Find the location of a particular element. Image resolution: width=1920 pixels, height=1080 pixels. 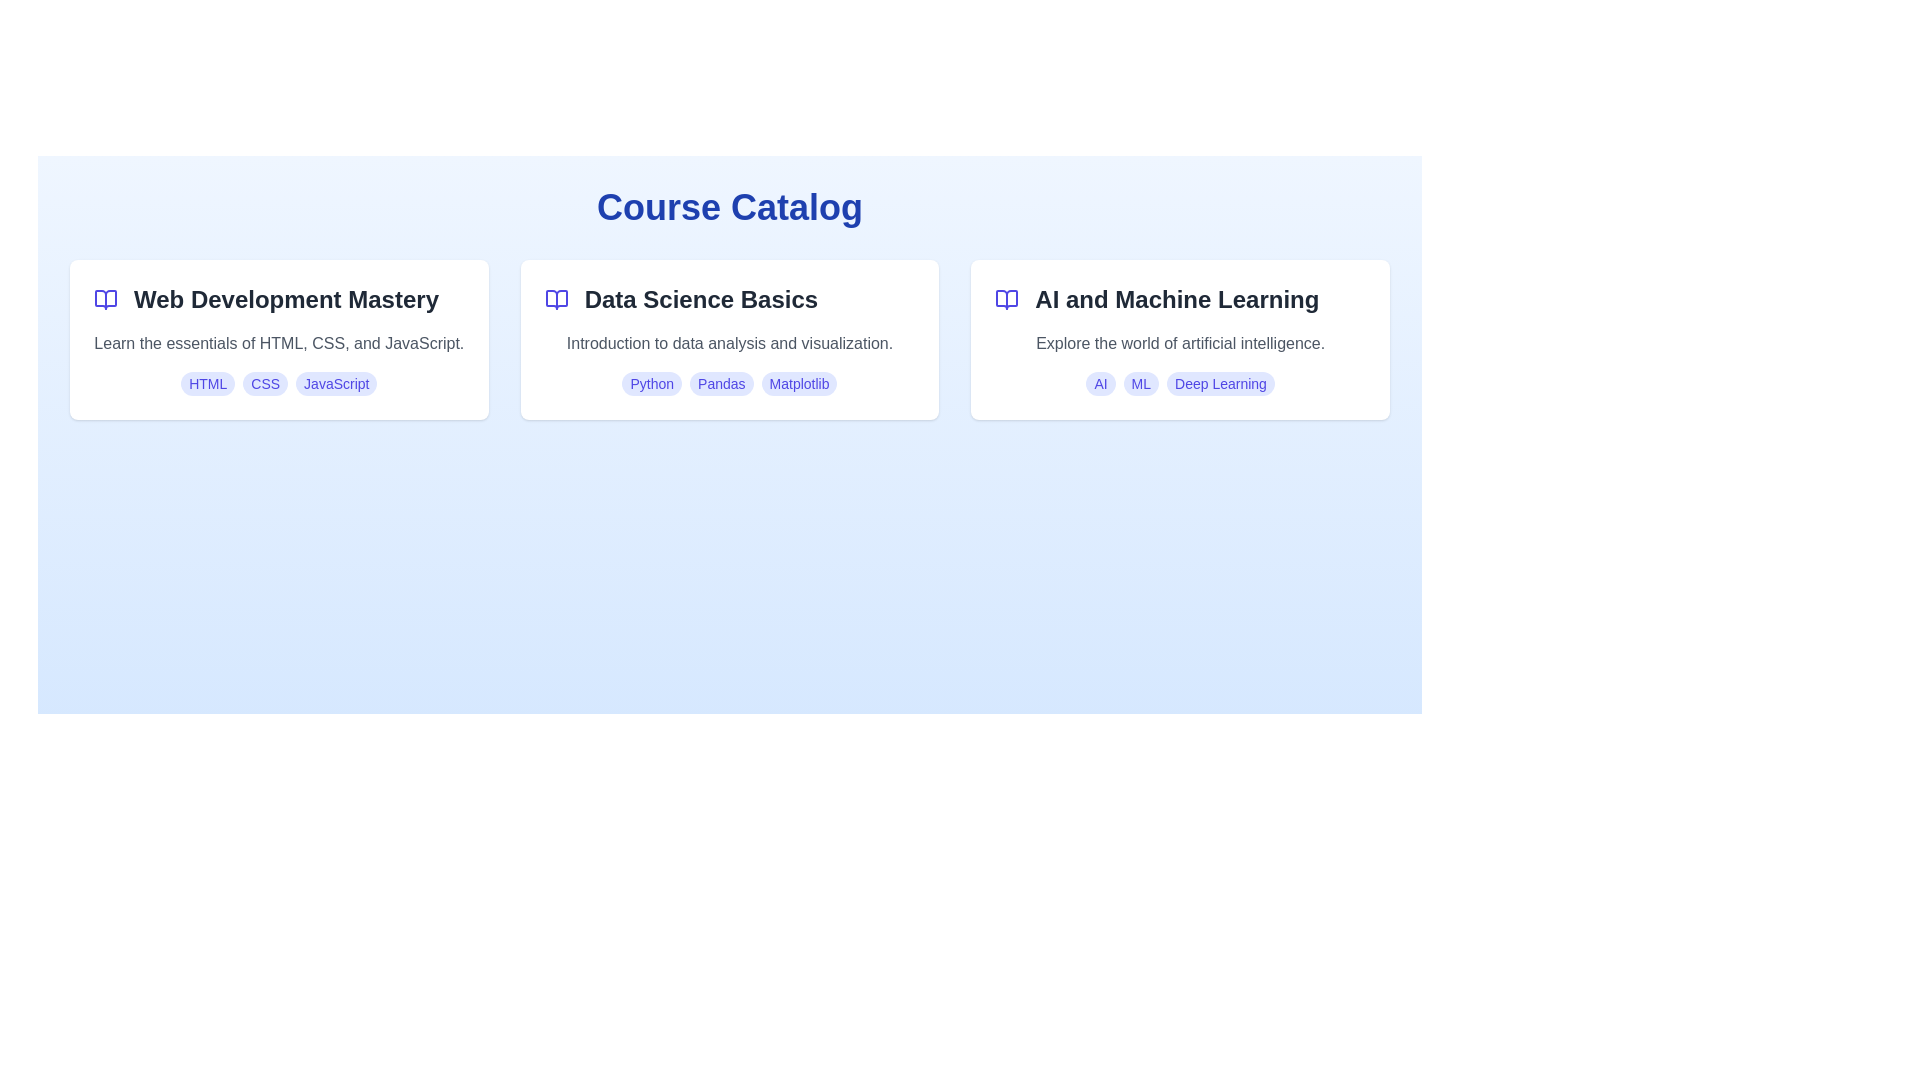

the text block providing additional descriptive information about the 'Data Science Basics' section, which is positioned beneath the main title and above the tags indicating Python, Pandas, and Matplotlib is located at coordinates (728, 342).